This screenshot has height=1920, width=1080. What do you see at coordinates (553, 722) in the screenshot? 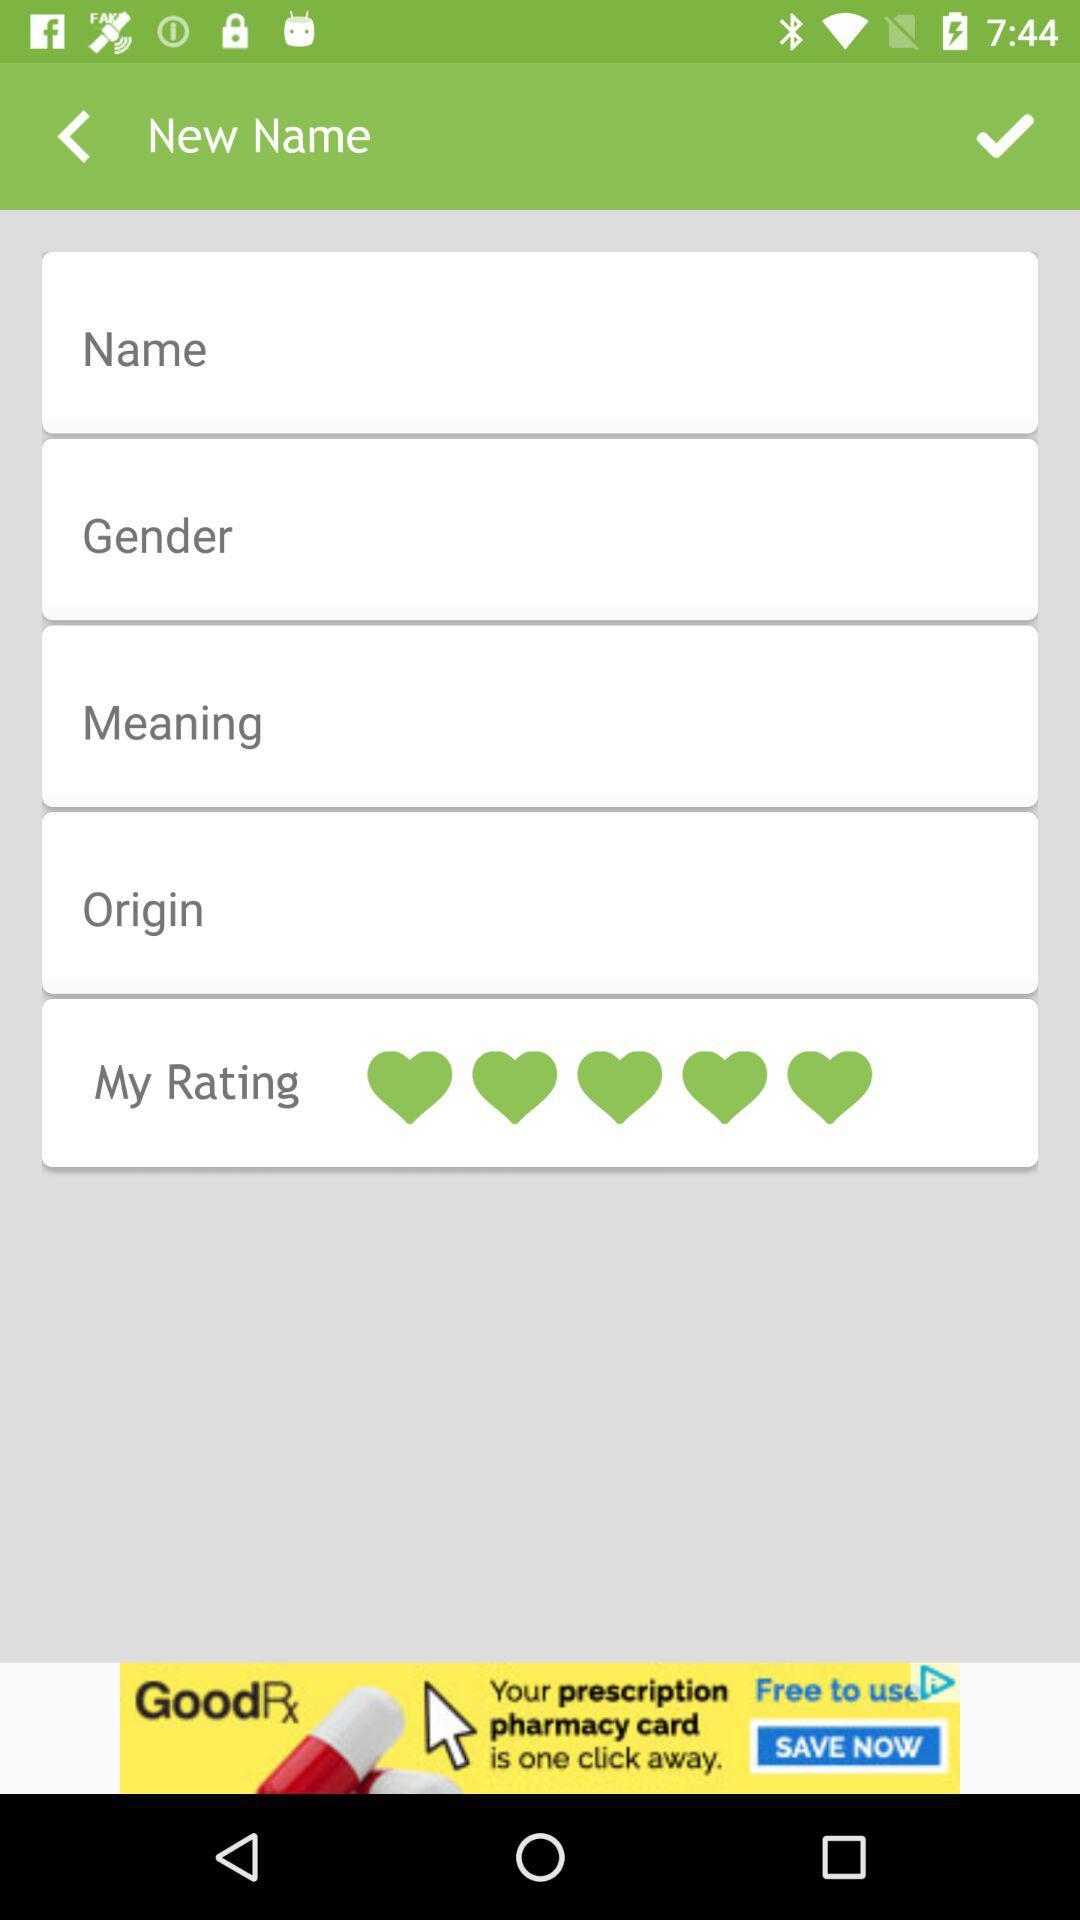
I see `meaning page` at bounding box center [553, 722].